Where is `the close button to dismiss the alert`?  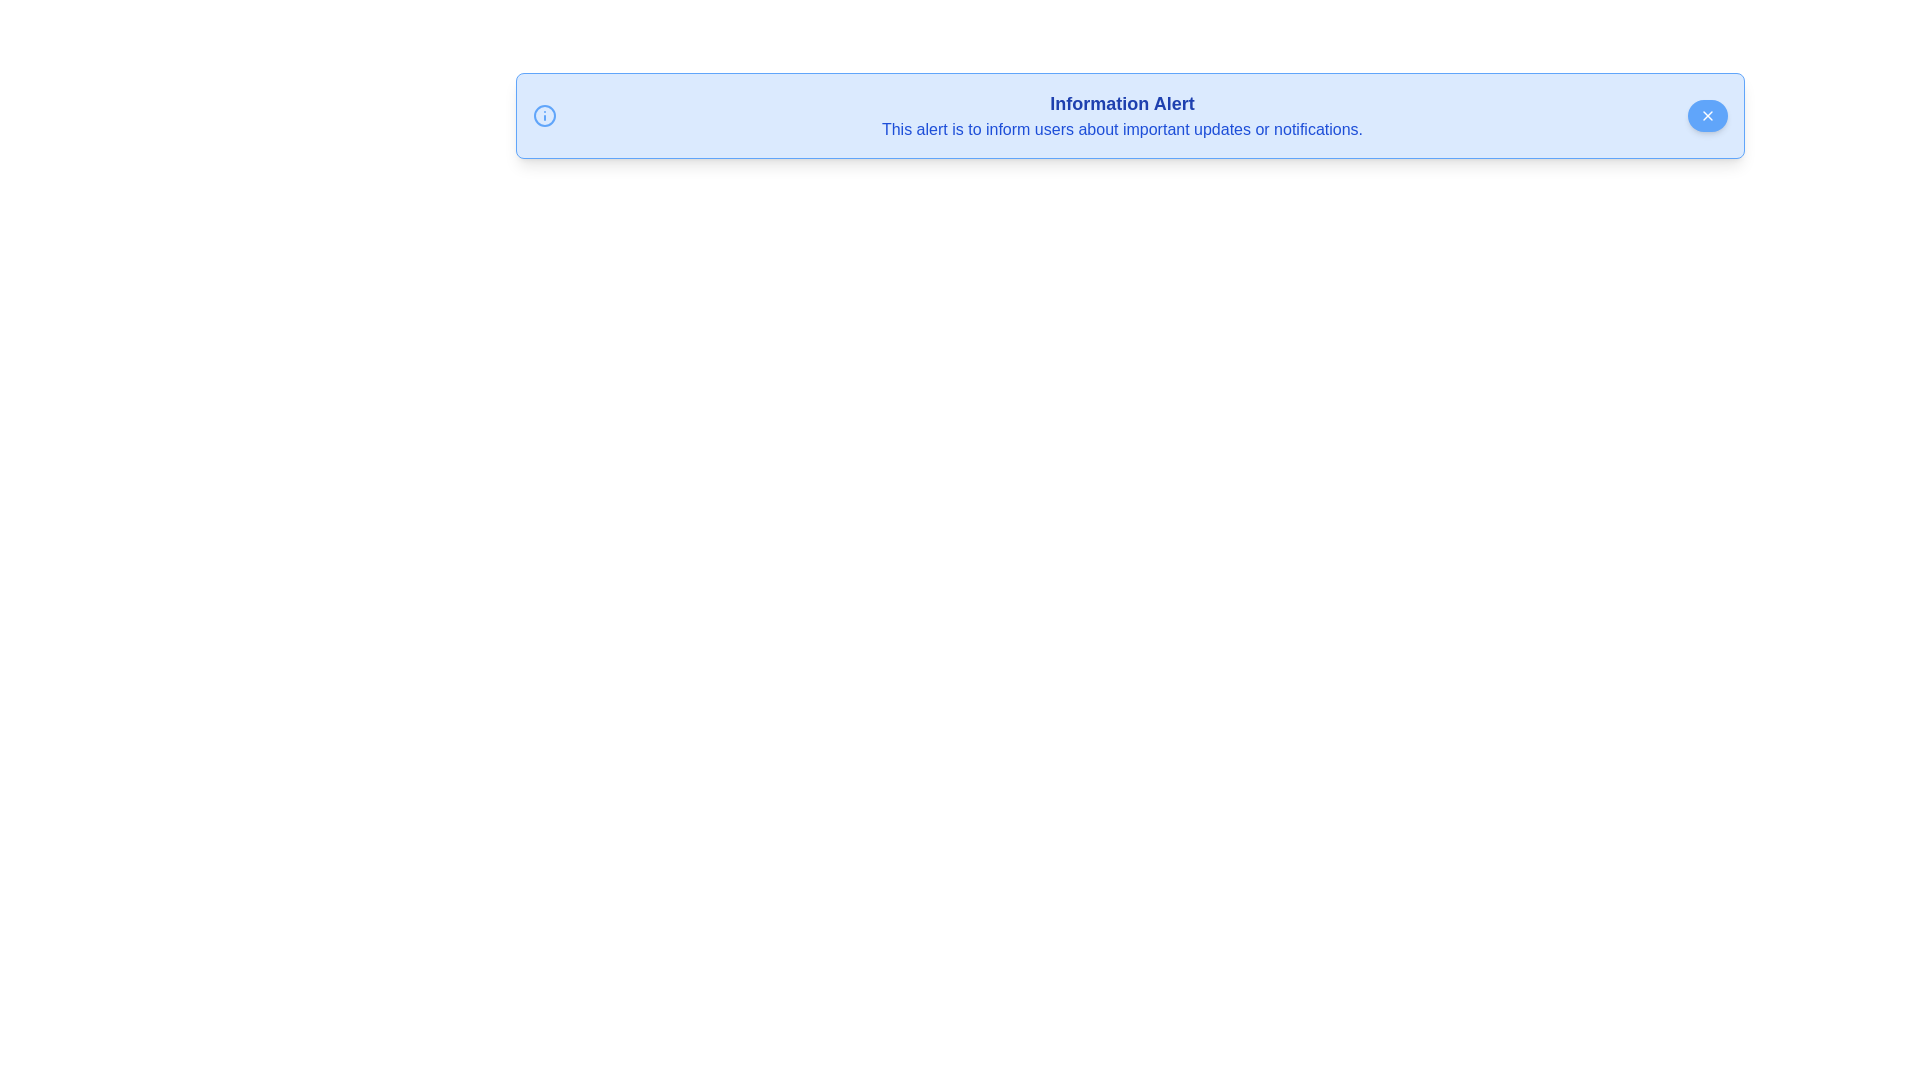
the close button to dismiss the alert is located at coordinates (1707, 115).